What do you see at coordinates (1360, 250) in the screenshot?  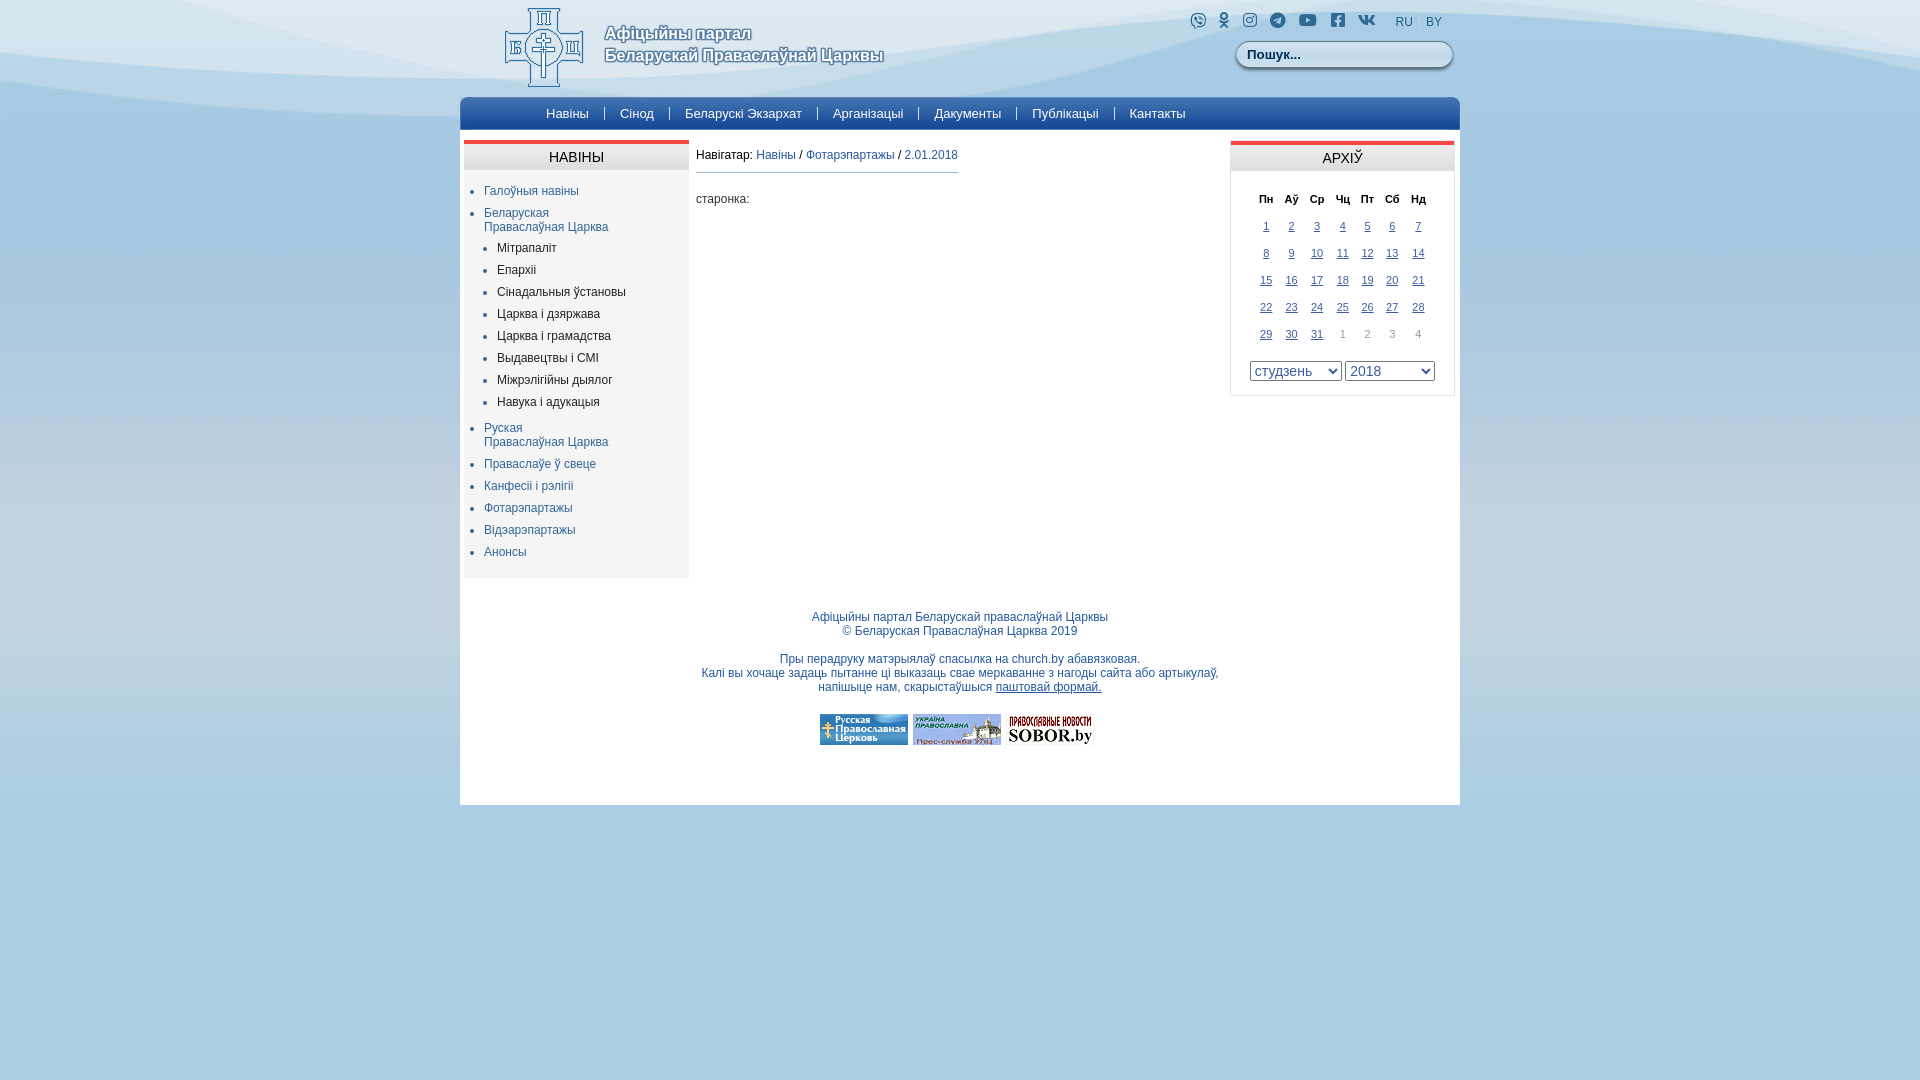 I see `'12'` at bounding box center [1360, 250].